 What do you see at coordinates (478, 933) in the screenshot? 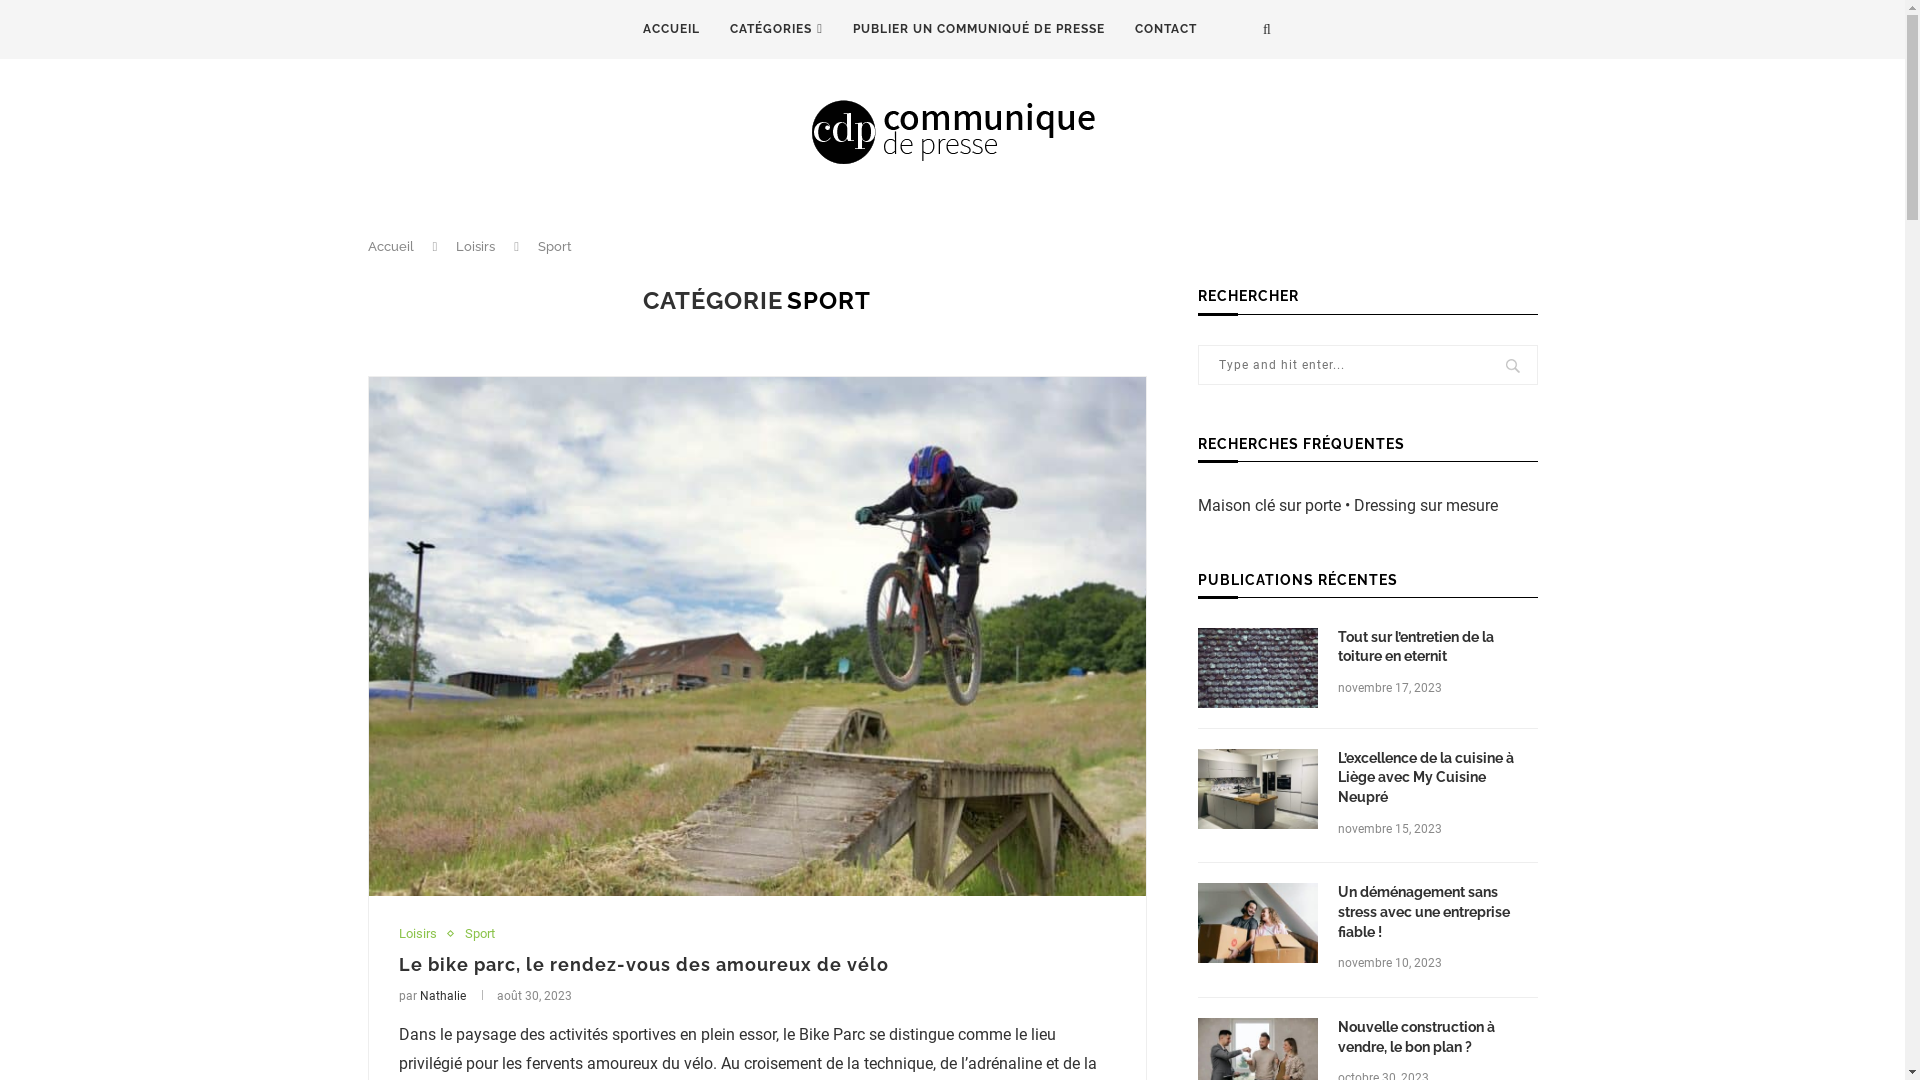
I see `'Sport'` at bounding box center [478, 933].